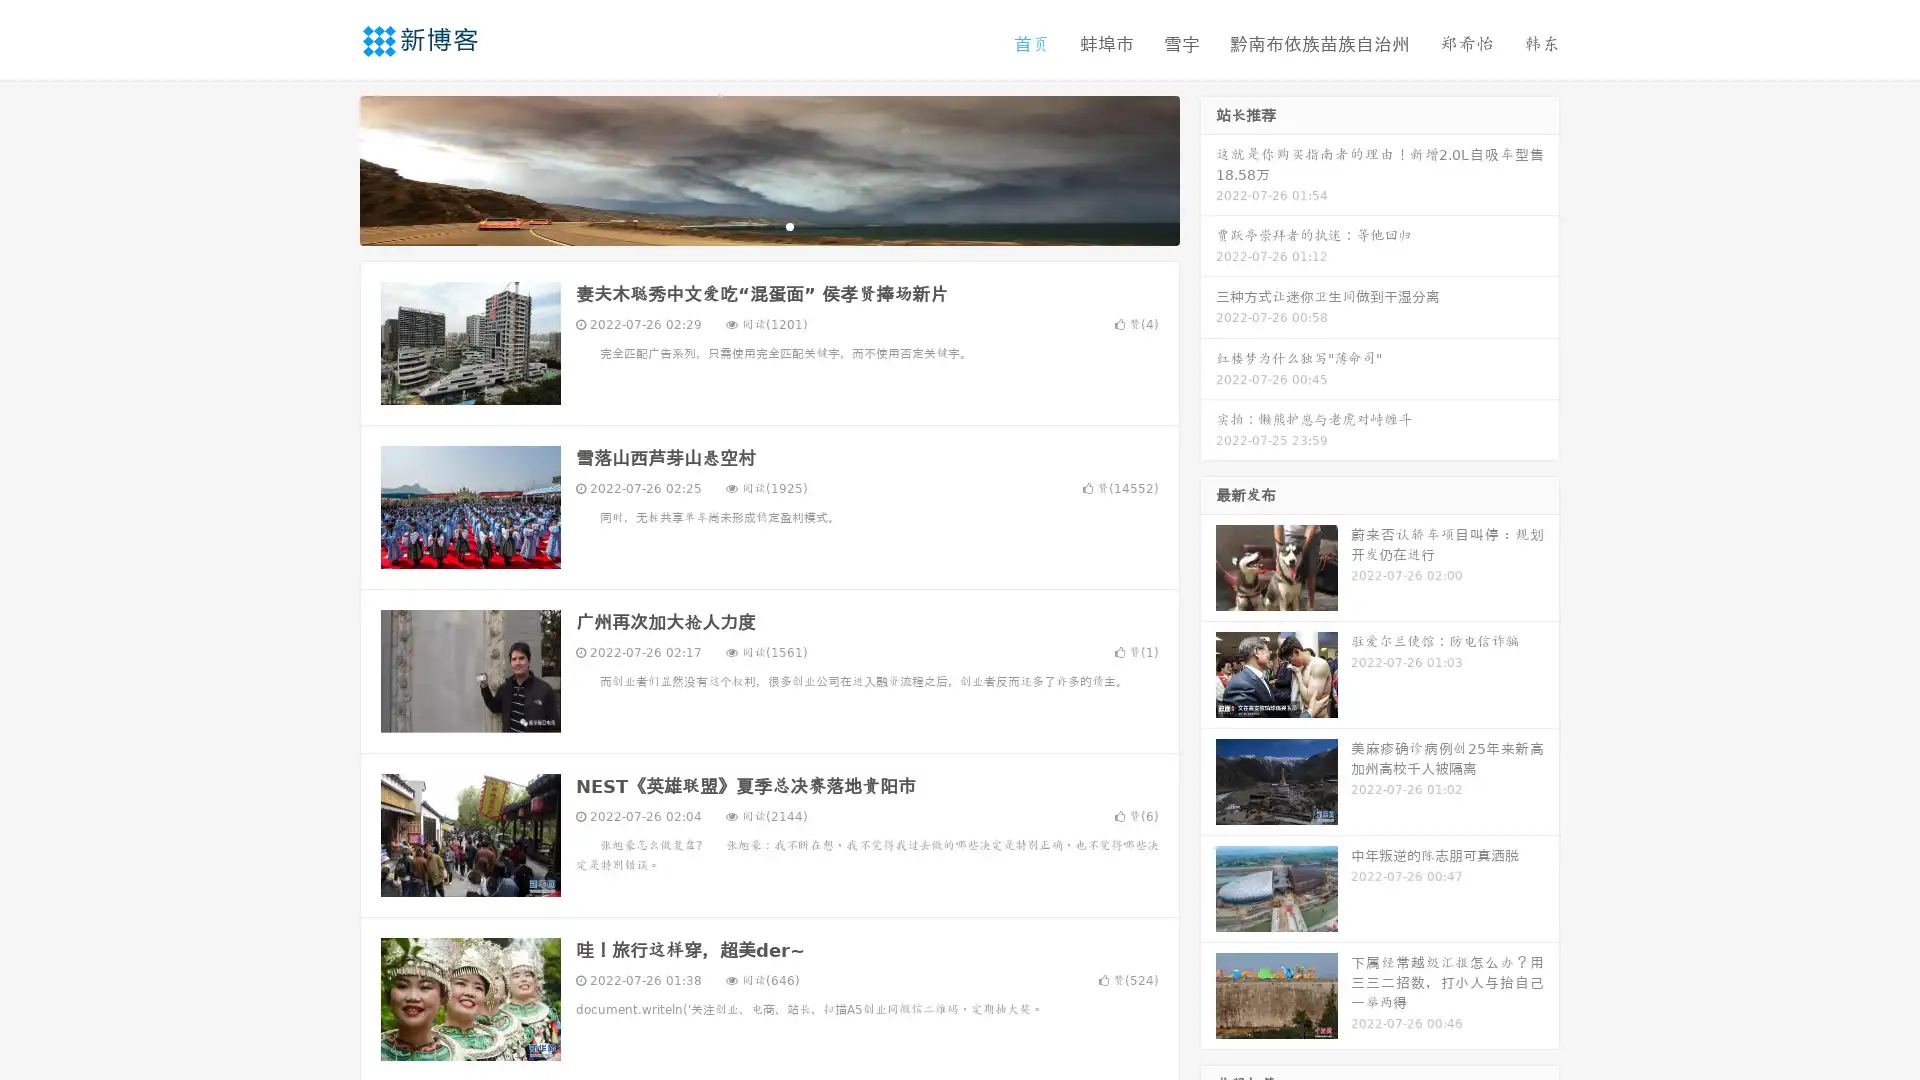  I want to click on Go to slide 3, so click(789, 225).